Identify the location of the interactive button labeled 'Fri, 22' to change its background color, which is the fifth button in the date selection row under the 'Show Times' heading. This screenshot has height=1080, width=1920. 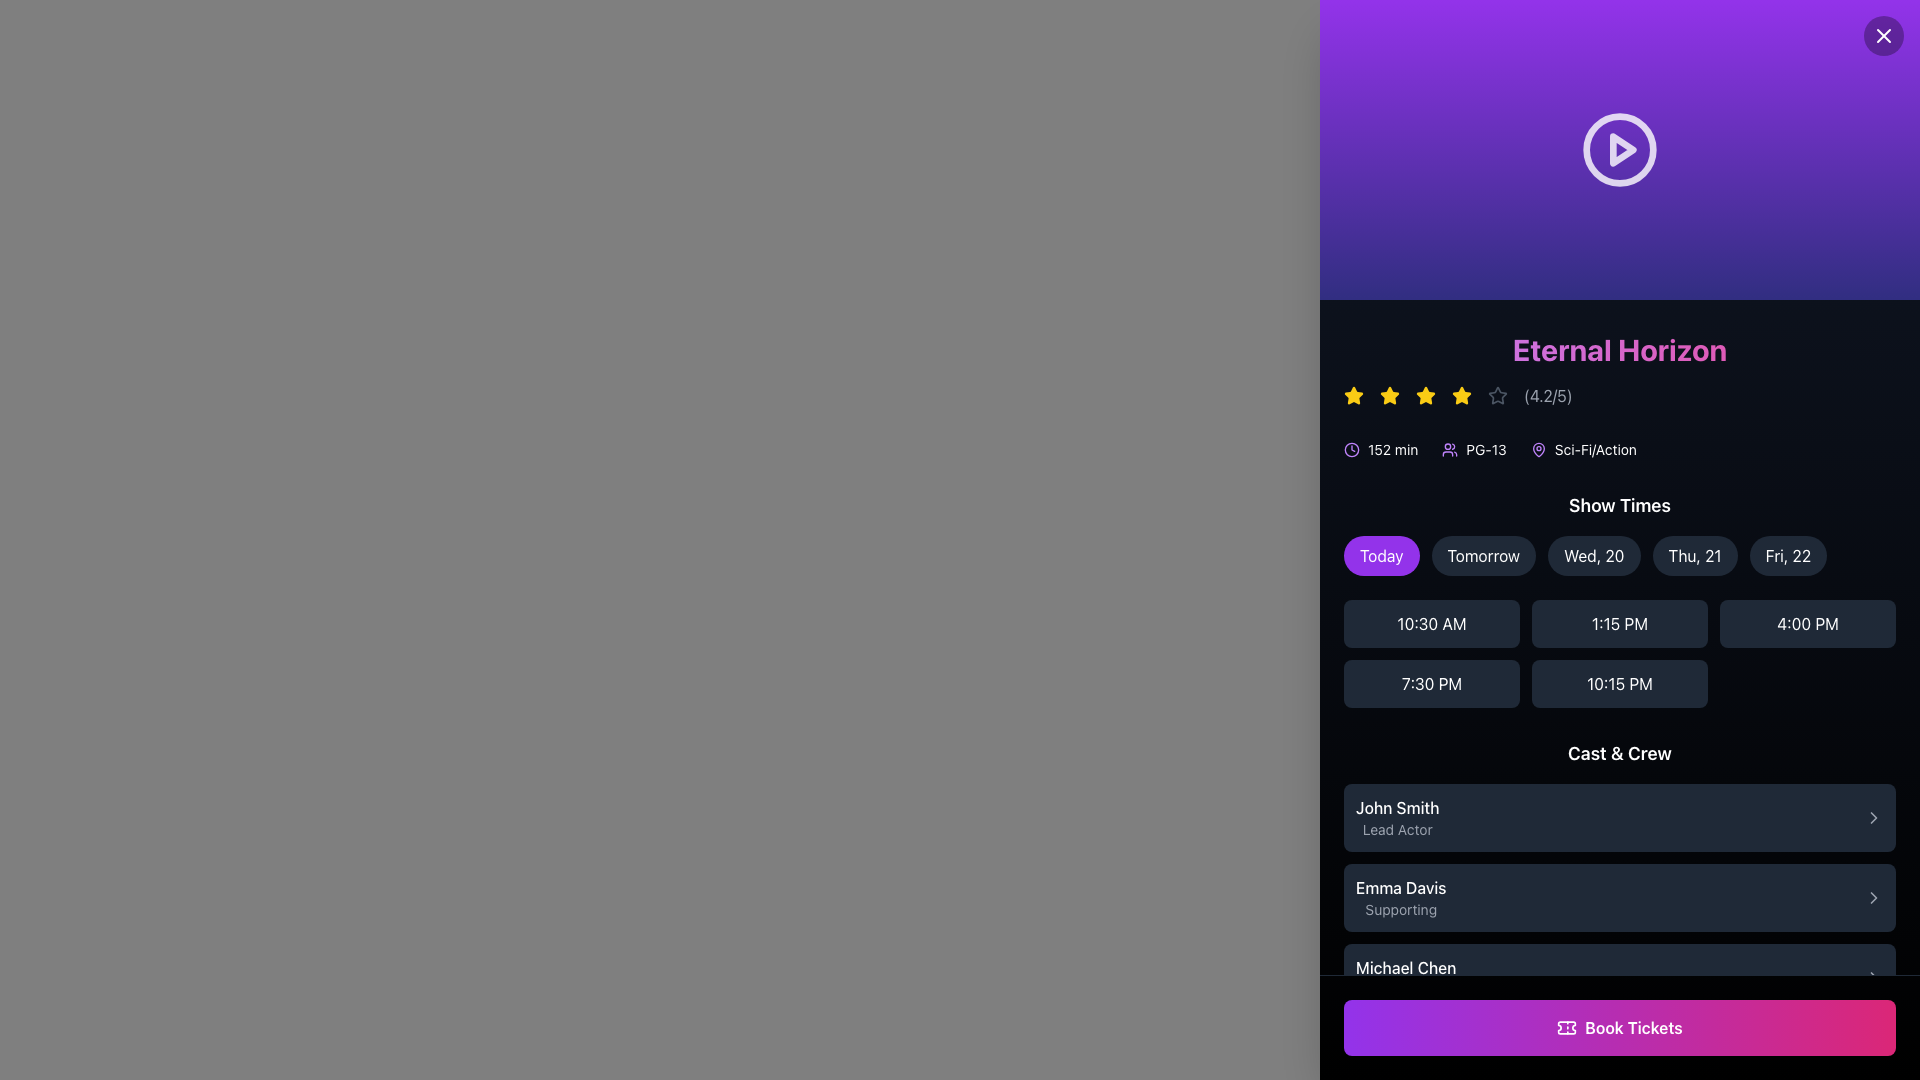
(1788, 555).